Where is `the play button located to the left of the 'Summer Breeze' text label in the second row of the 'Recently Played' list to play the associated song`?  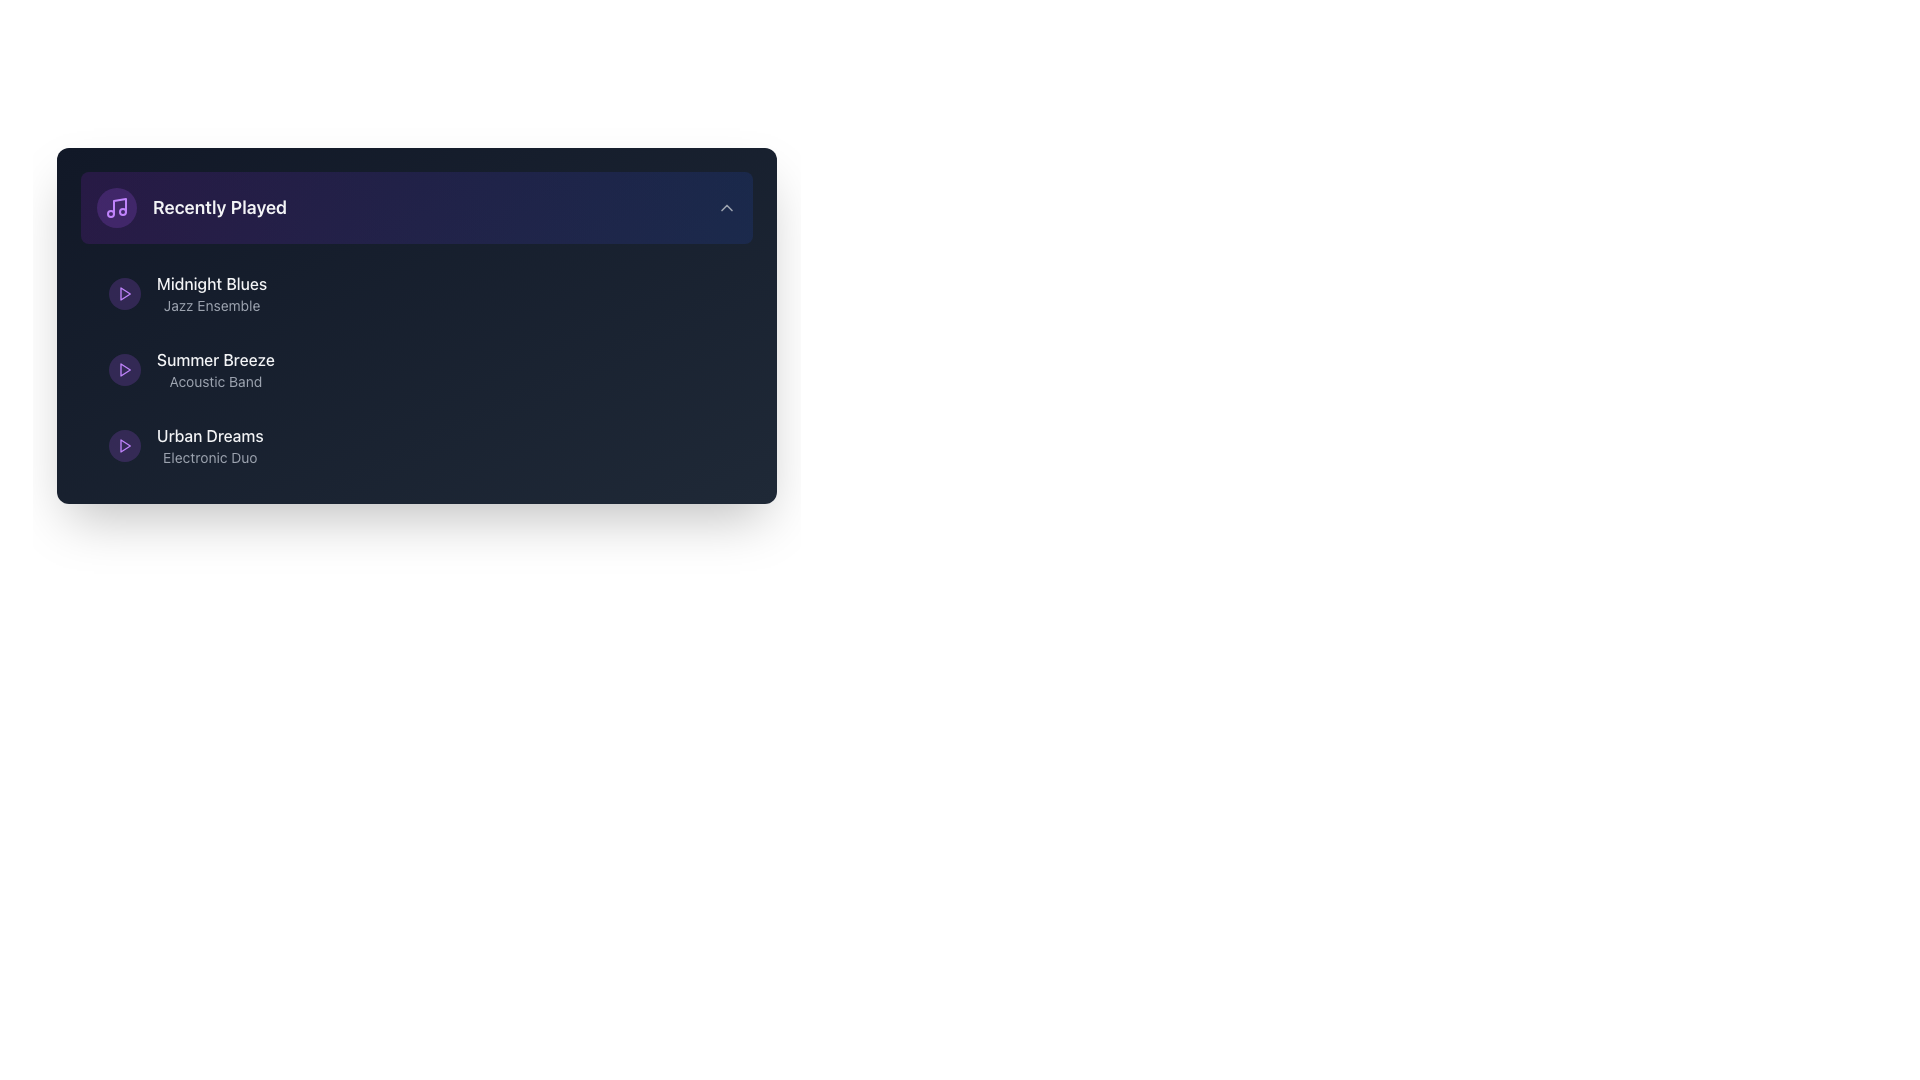
the play button located to the left of the 'Summer Breeze' text label in the second row of the 'Recently Played' list to play the associated song is located at coordinates (124, 370).